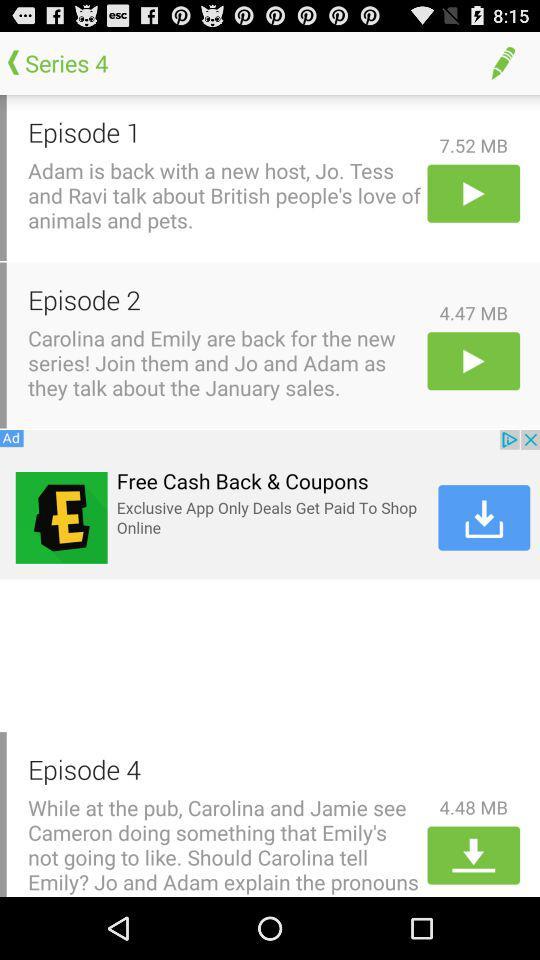  Describe the element at coordinates (472, 360) in the screenshot. I see `video` at that location.